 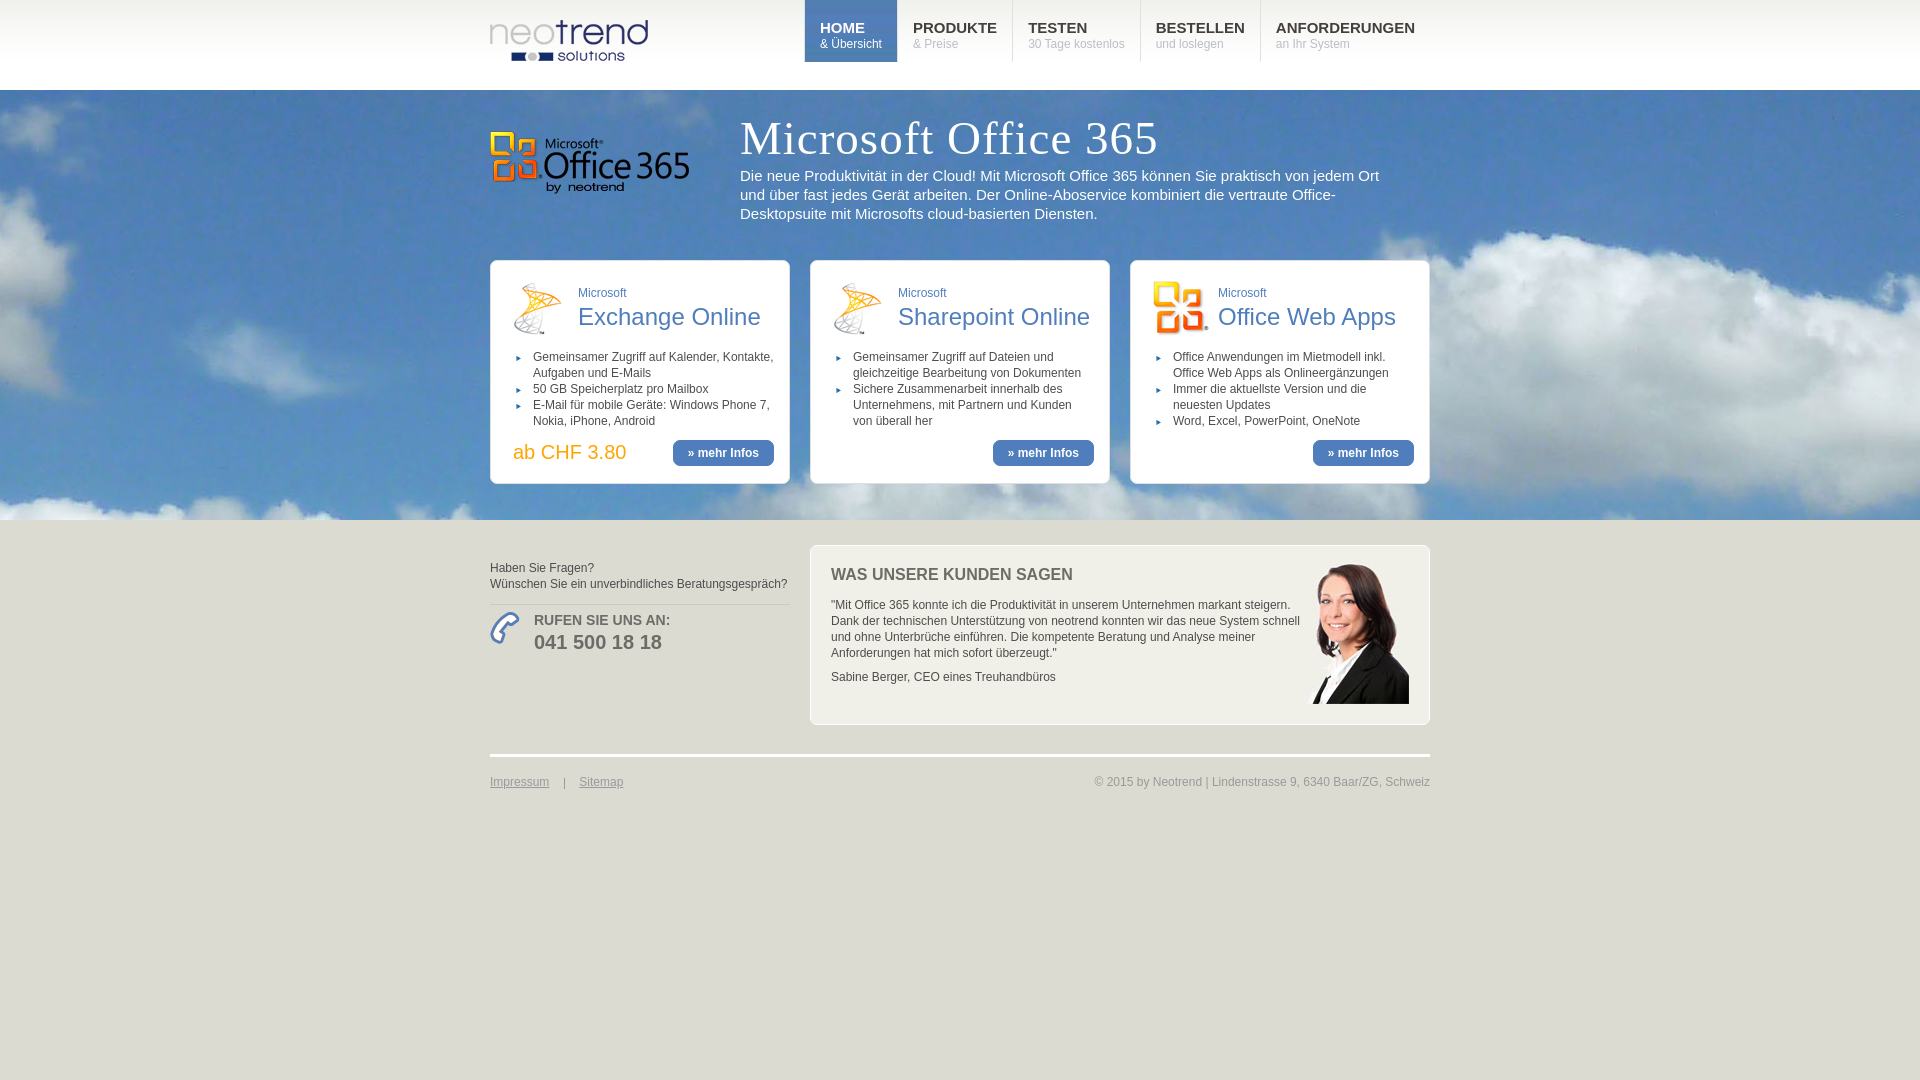 What do you see at coordinates (1345, 30) in the screenshot?
I see `'ANFORDERUNGEN` at bounding box center [1345, 30].